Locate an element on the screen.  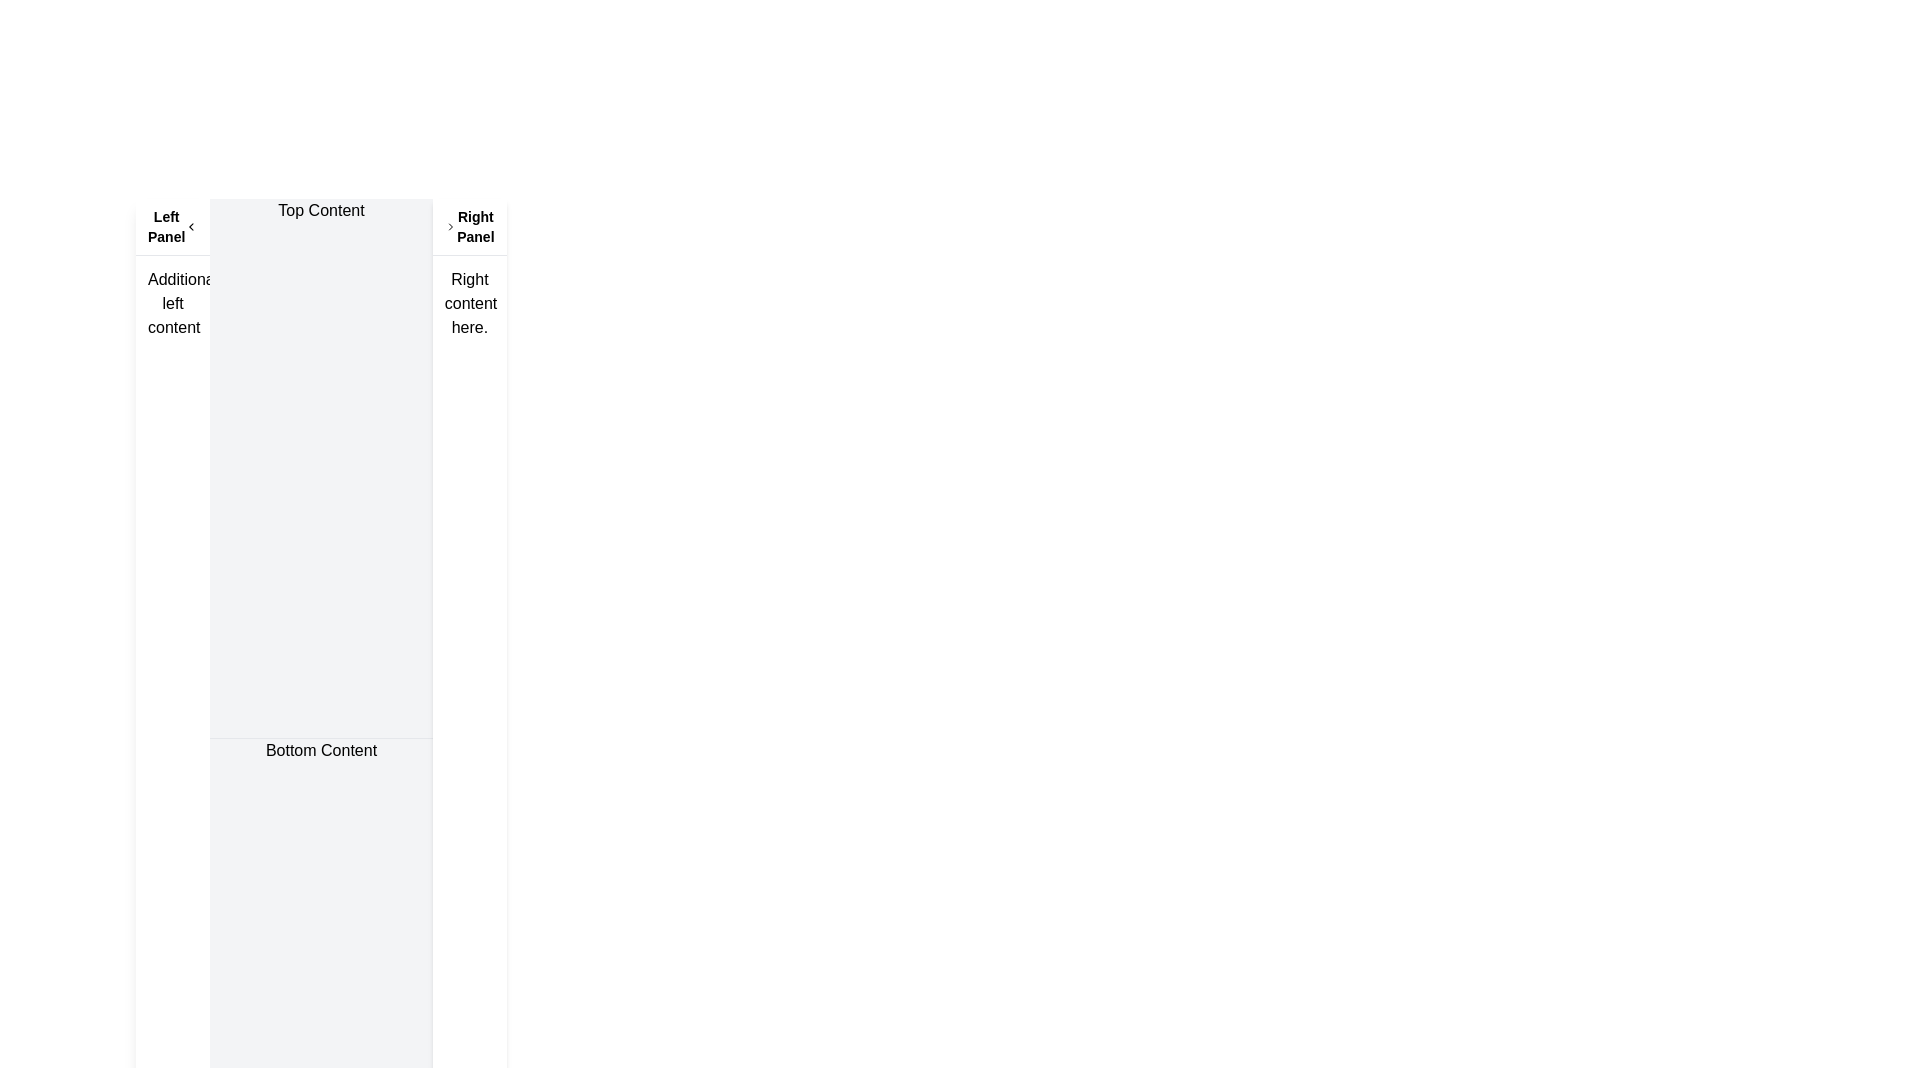
the SVG arrow icon (Chevron-left) located in the header area of the 'Left Panel' section is located at coordinates (191, 226).